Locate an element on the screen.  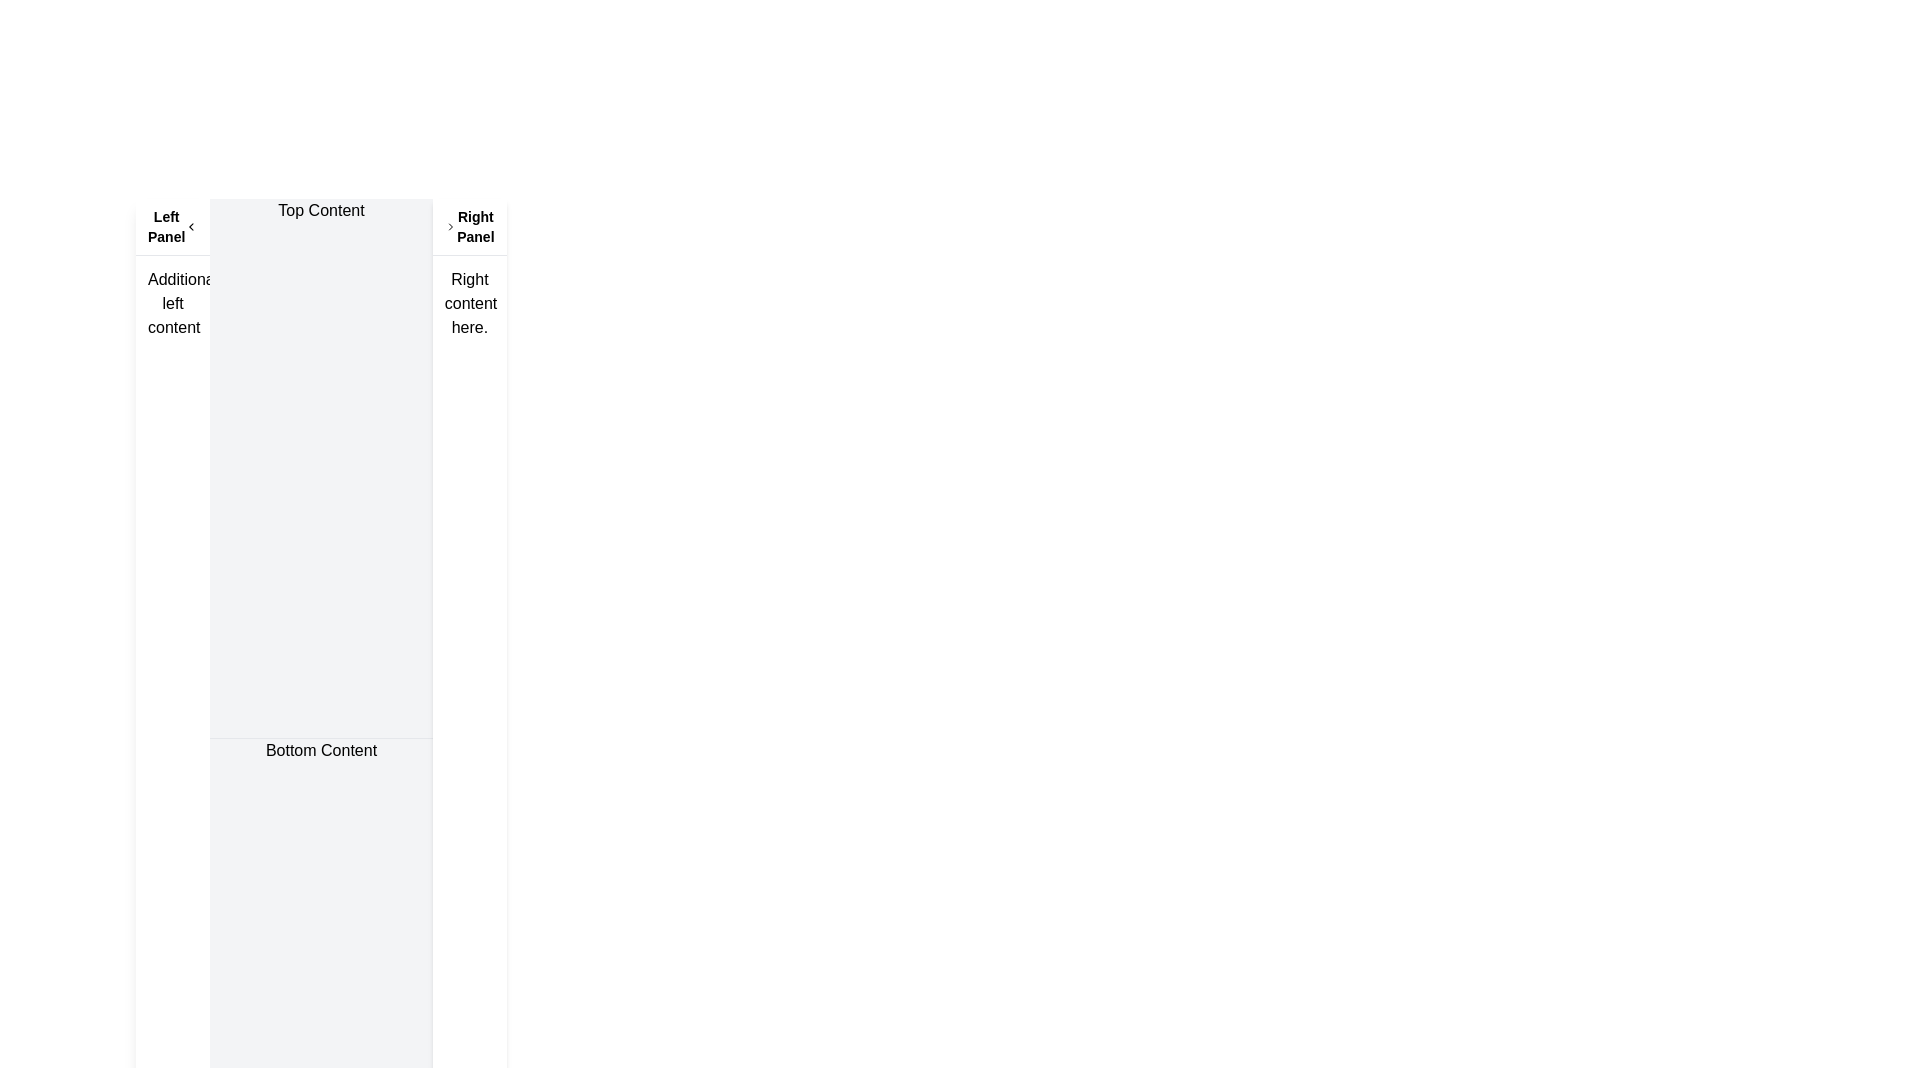
the SVG arrow icon (Chevron-left) located in the header area of the 'Left Panel' section is located at coordinates (191, 226).